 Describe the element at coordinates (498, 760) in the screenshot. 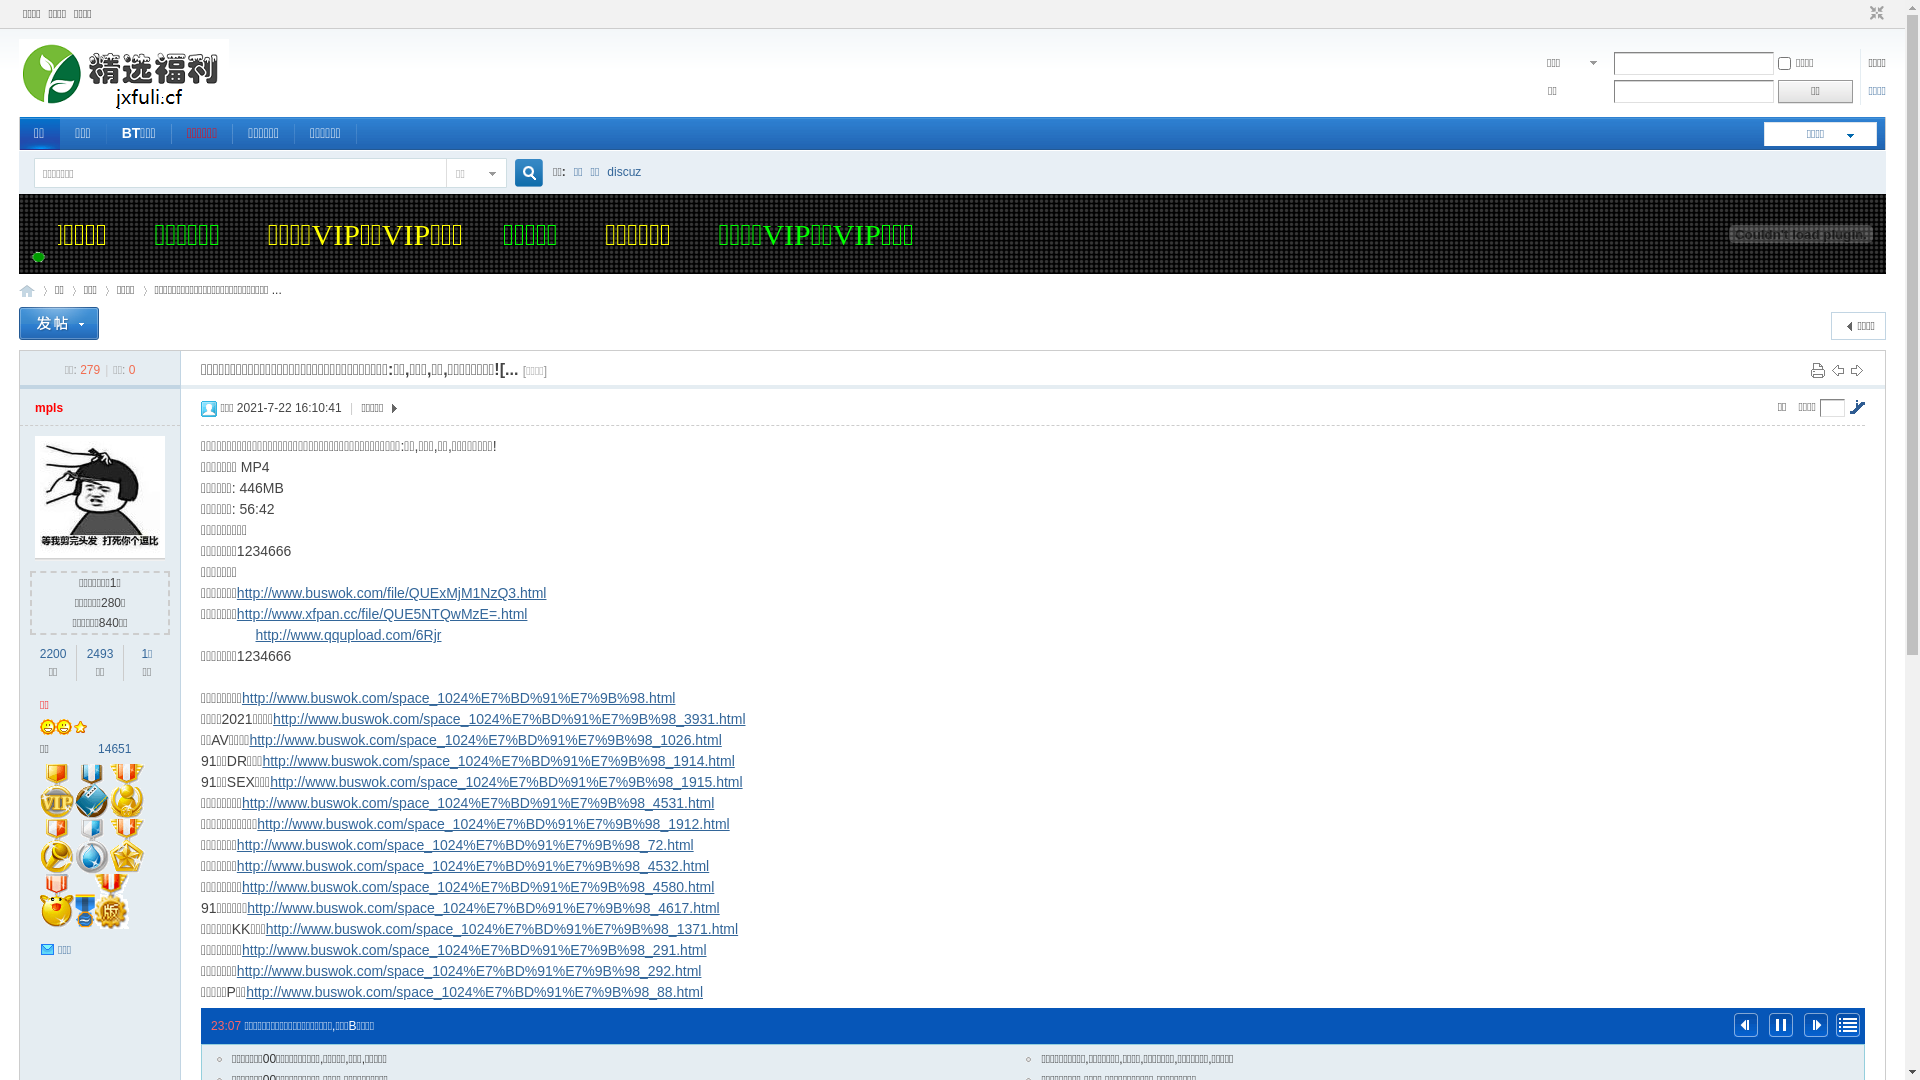

I see `'http://www.buswok.com/space_1024%E7%BD%91%E7%9B%98_1914.html'` at that location.